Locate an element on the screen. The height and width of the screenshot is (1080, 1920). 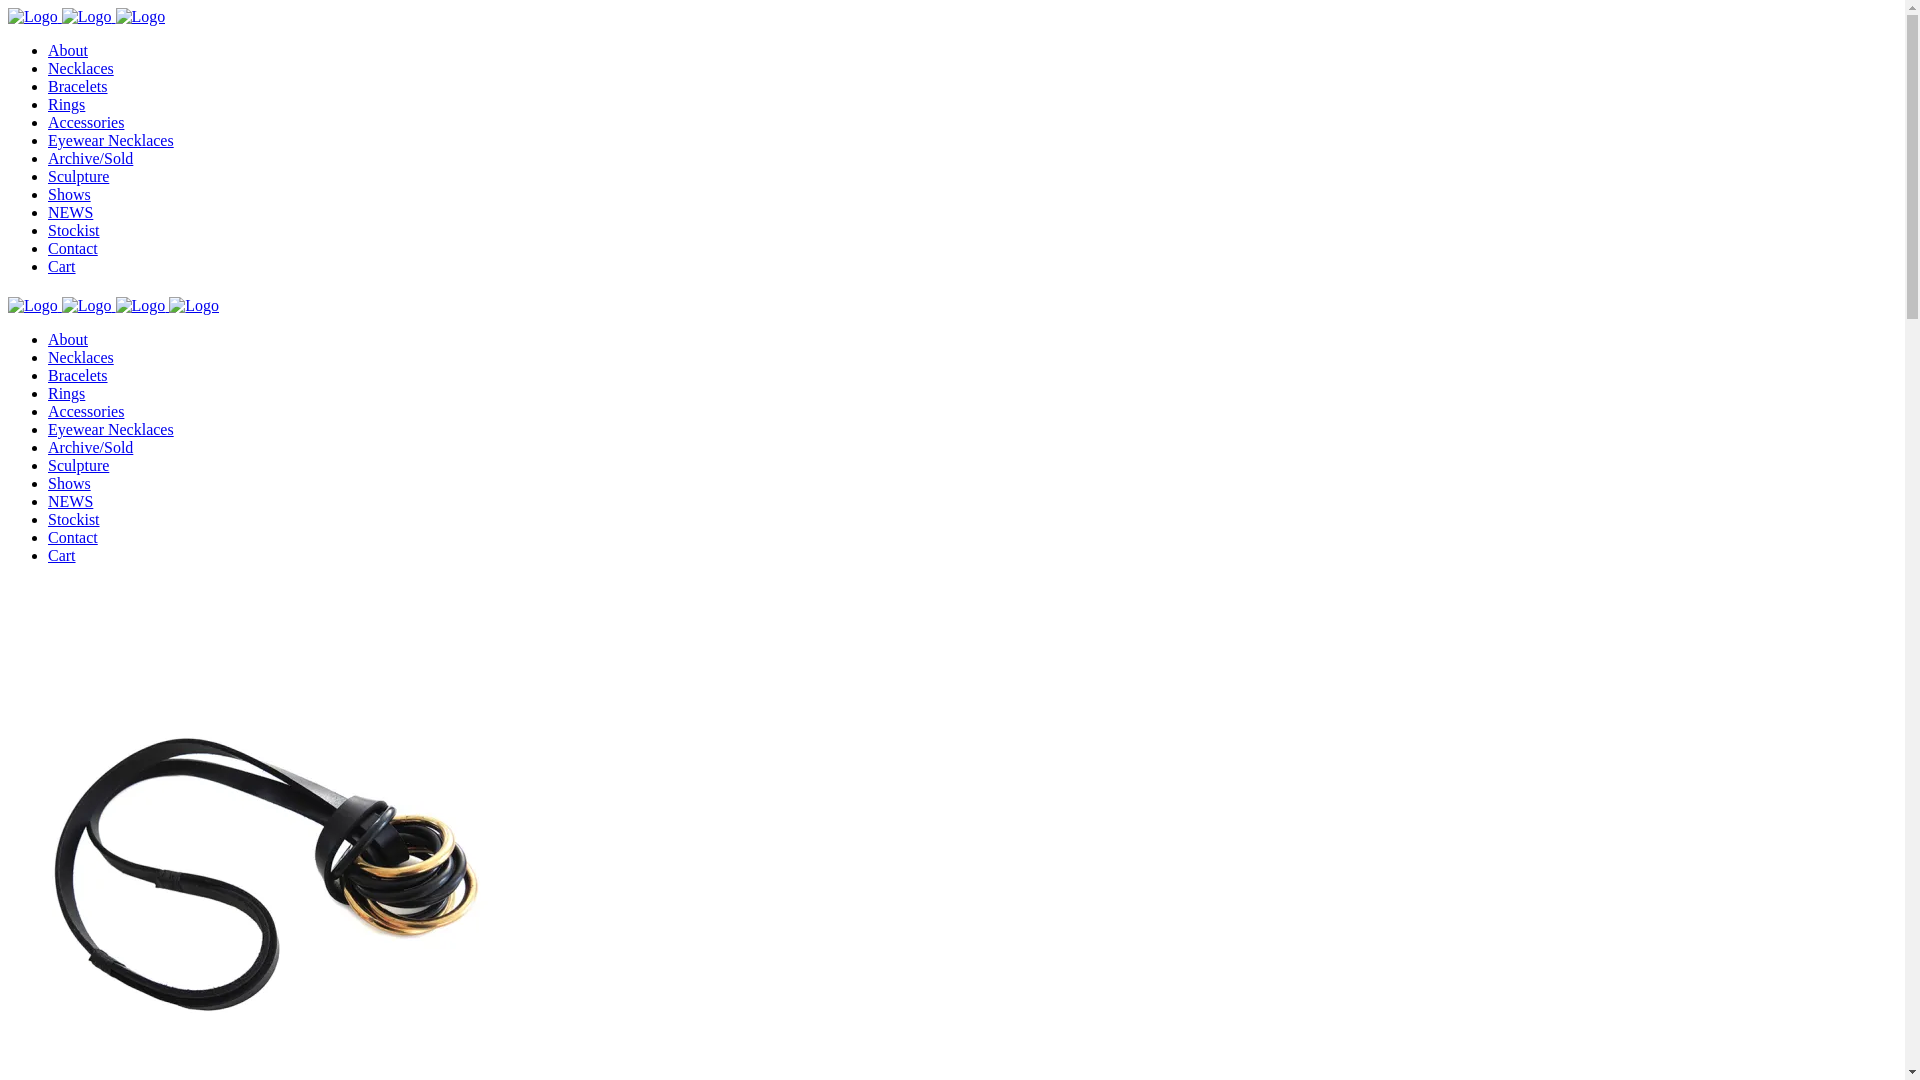
'Contact' is located at coordinates (72, 536).